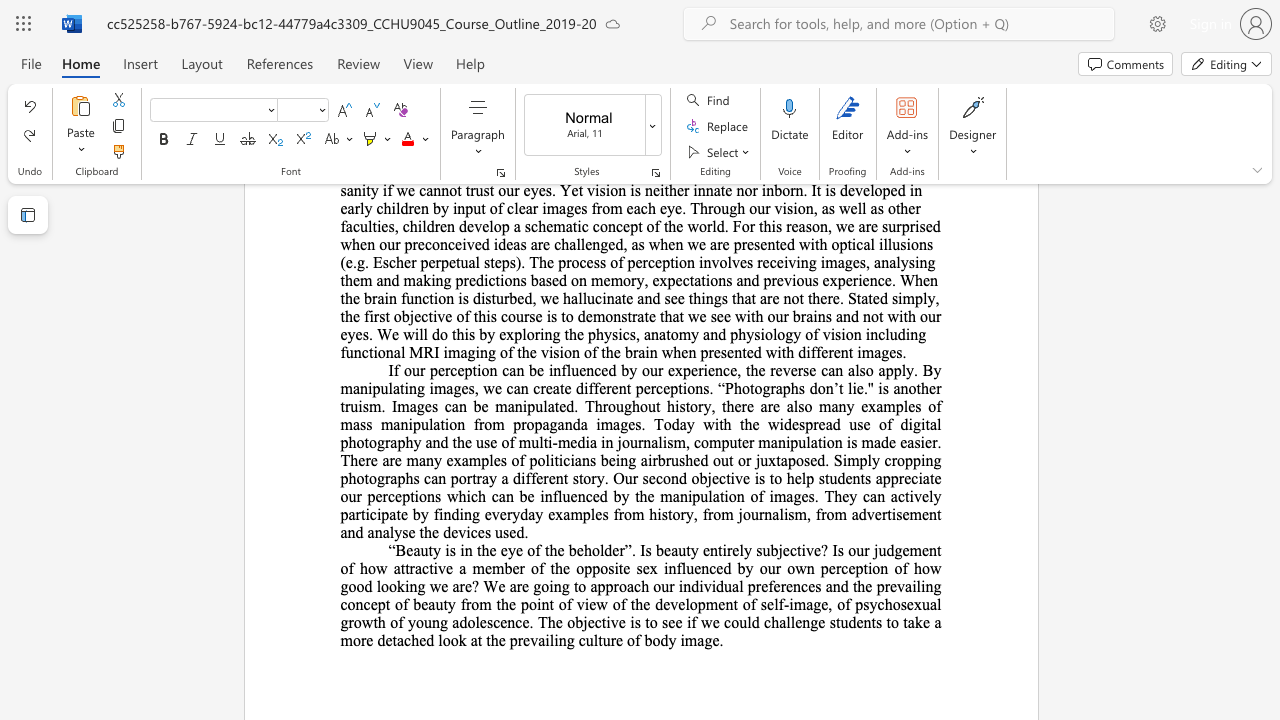 This screenshot has width=1280, height=720. What do you see at coordinates (554, 568) in the screenshot?
I see `the subset text "he opposite sex influenced by our own perception of how good looking we are? We are going to approach our individual preferences and the prevailing concept of beauty from the point of vi" within the text "“Beauty is in the eye of the beholder”. Is beauty entirely subjective? Is our judgement of how attractive a member of the opposite sex influenced by our own perception of how good looking we are? We are going to approach our individual preferences and the prevailing concept of beauty from the point of view of the development of self-image, of psychosexual growth of young adolescence. The objective is to see if we could challenge students to take a more detached look at the prevailing culture of body image."` at bounding box center [554, 568].